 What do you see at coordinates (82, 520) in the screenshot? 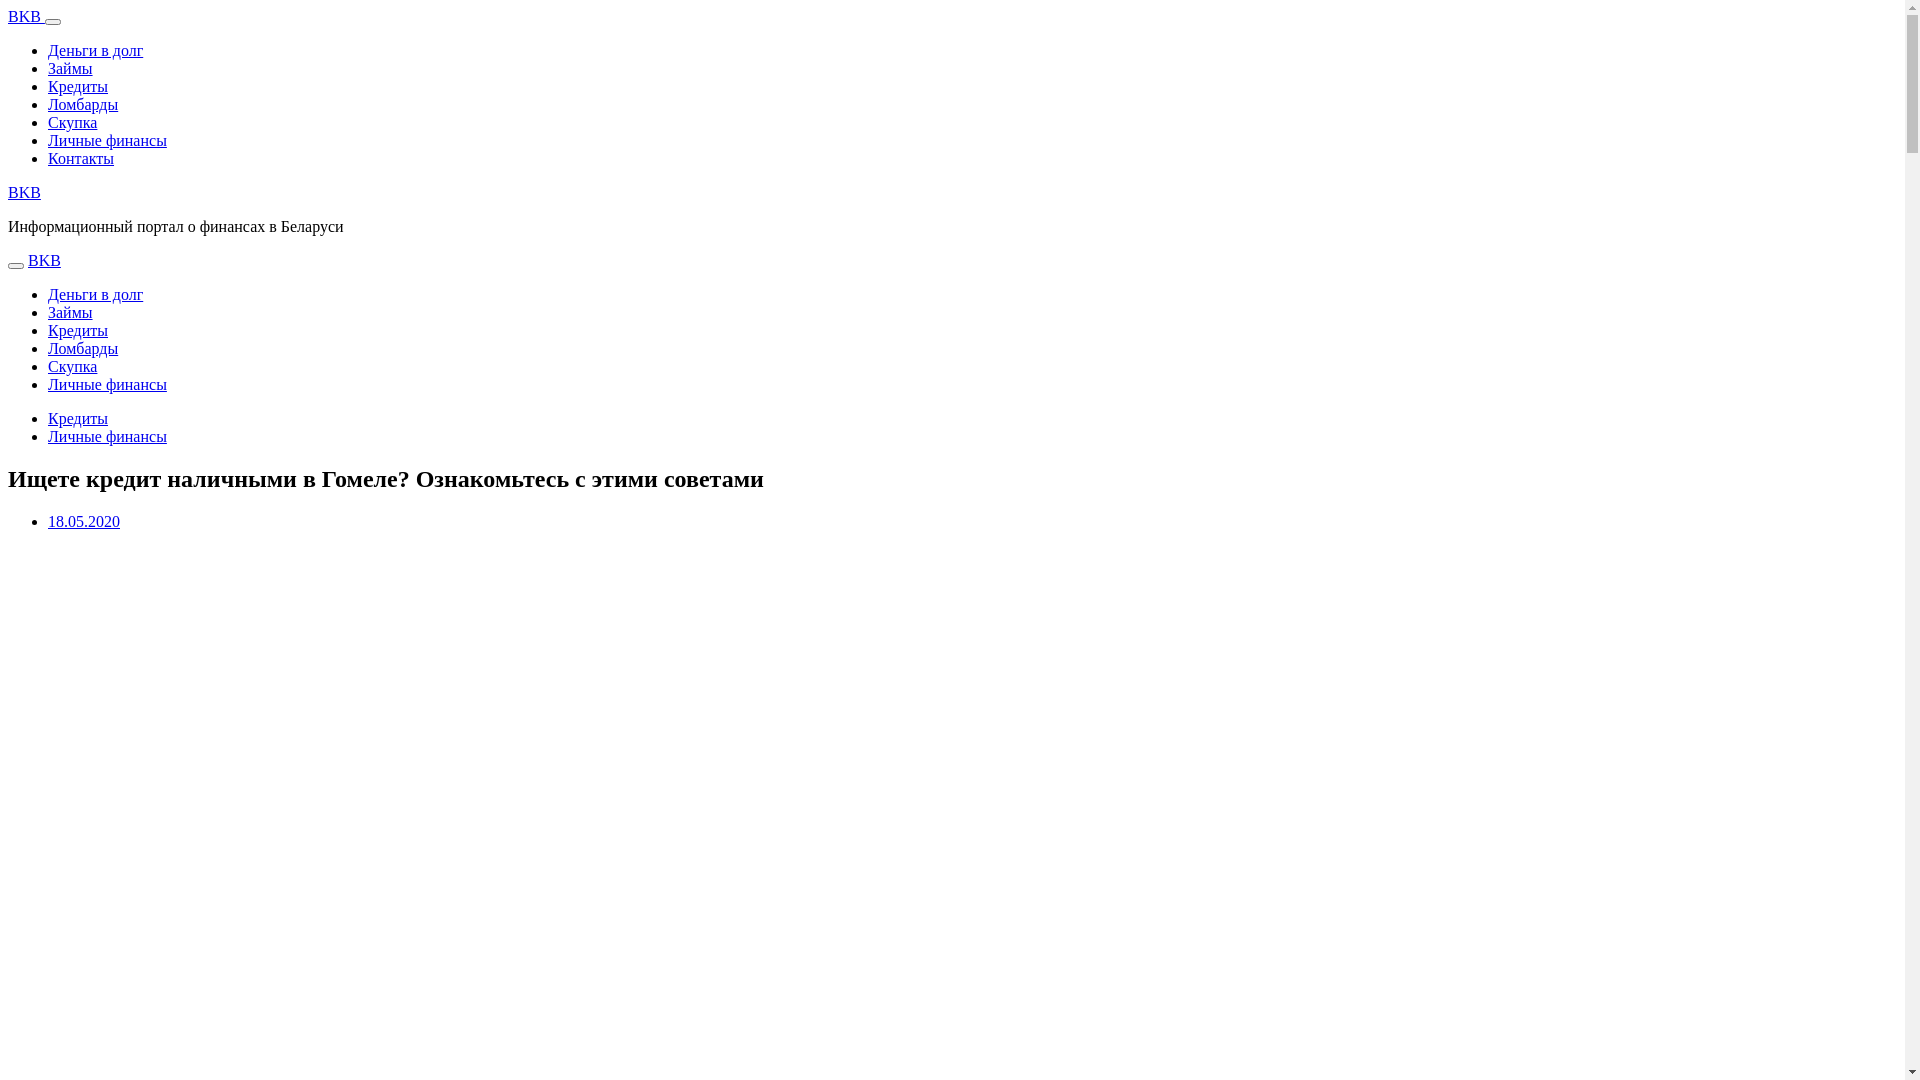
I see `'18.05.2020'` at bounding box center [82, 520].